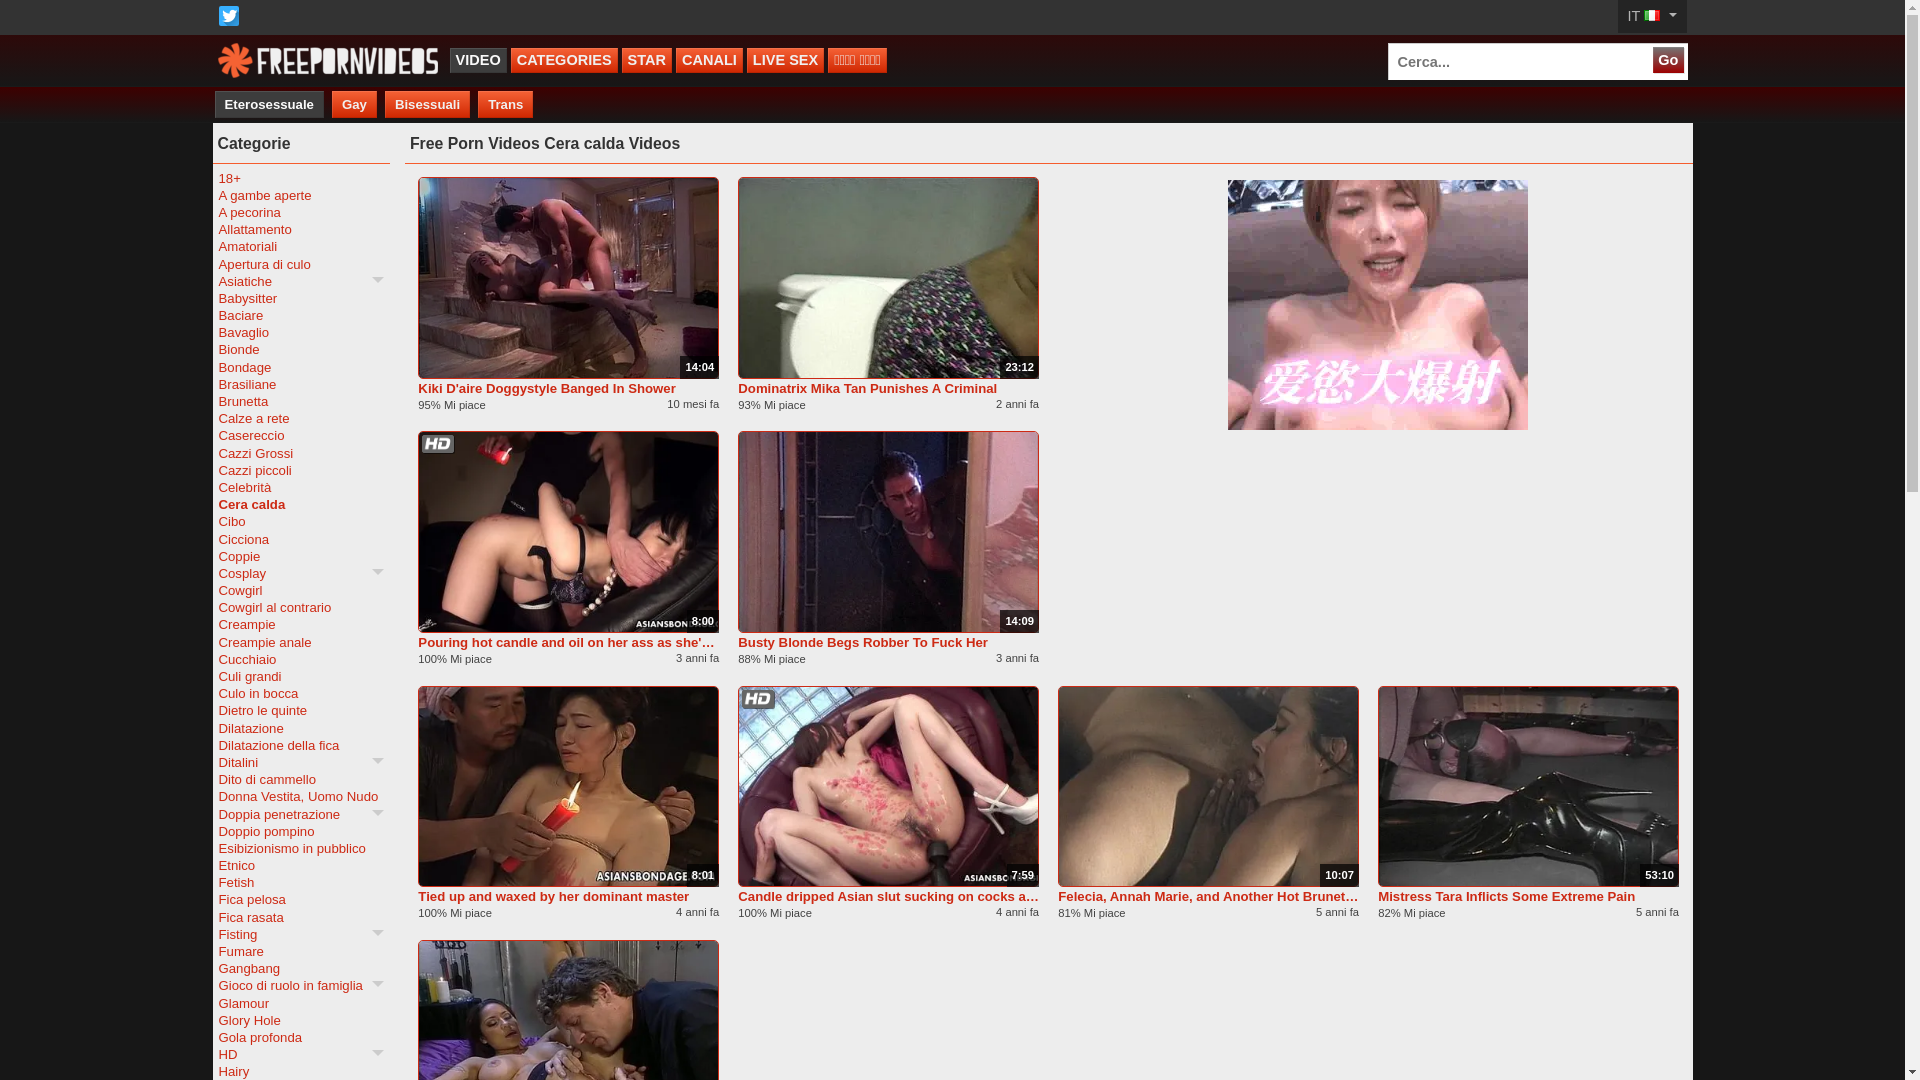 Image resolution: width=1920 pixels, height=1080 pixels. What do you see at coordinates (300, 384) in the screenshot?
I see `'Brasiliane'` at bounding box center [300, 384].